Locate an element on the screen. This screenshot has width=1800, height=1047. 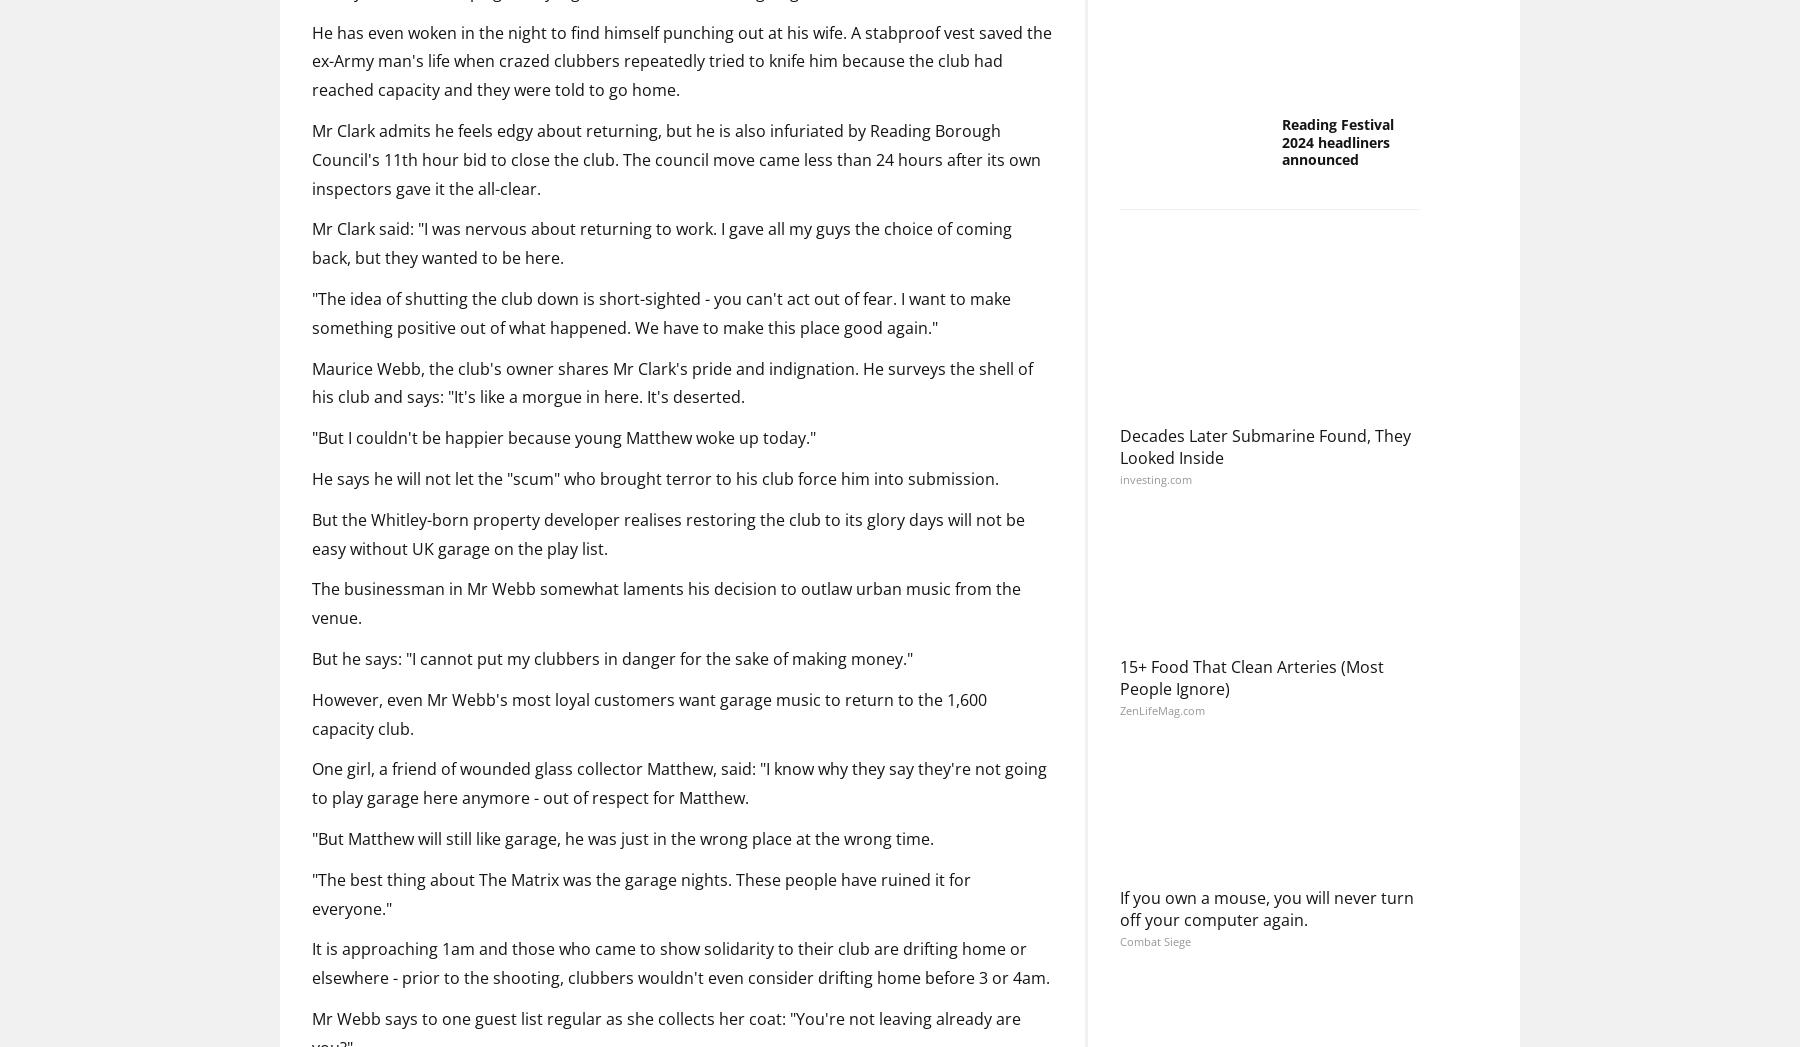
'Mr Clark admits he feels edgy about returning, but he is also infuriated by Reading Borough Council's 11th hour bid to close the club. The council move came less than 24 hours after its own inspectors gave it the all-clear.' is located at coordinates (675, 159).